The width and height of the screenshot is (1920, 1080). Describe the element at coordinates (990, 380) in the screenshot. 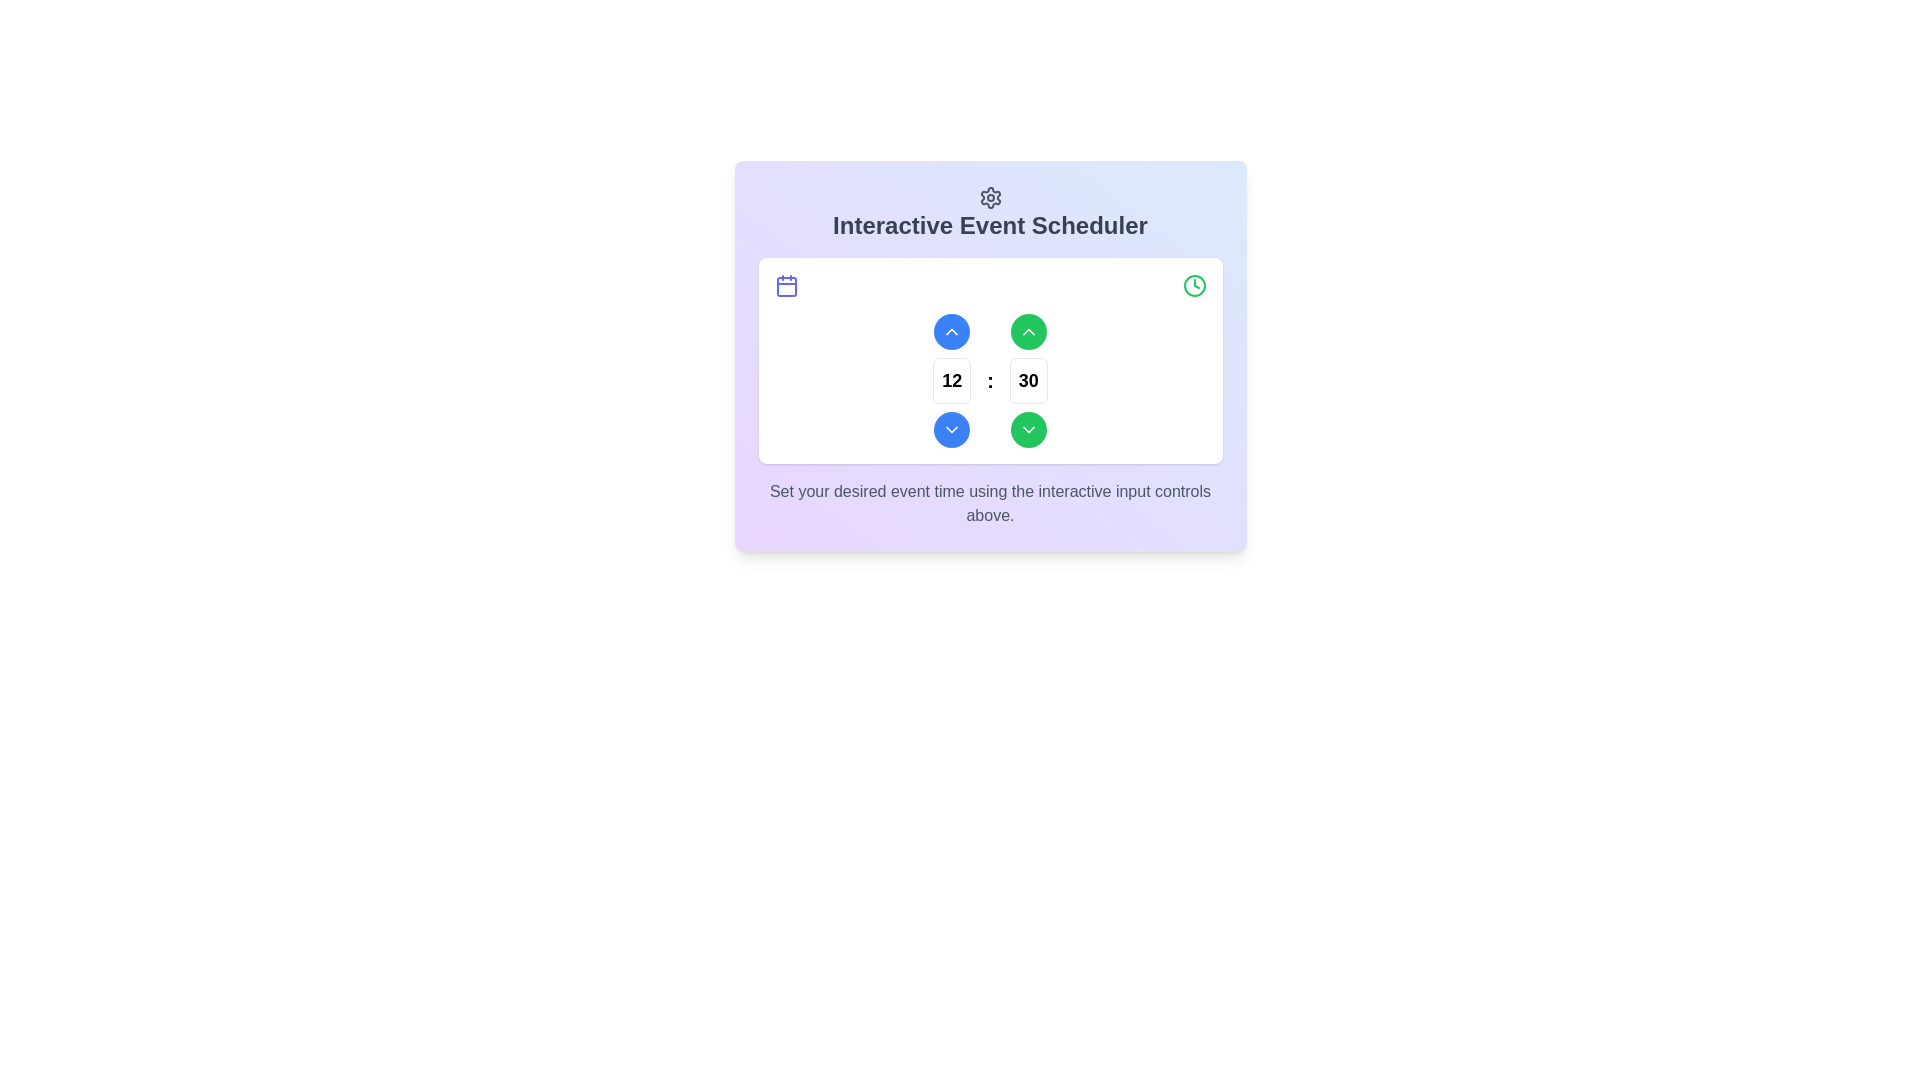

I see `the static text element that visually separates the hour and minute selectors in the time-setting interface, located in the middle of the panel` at that location.